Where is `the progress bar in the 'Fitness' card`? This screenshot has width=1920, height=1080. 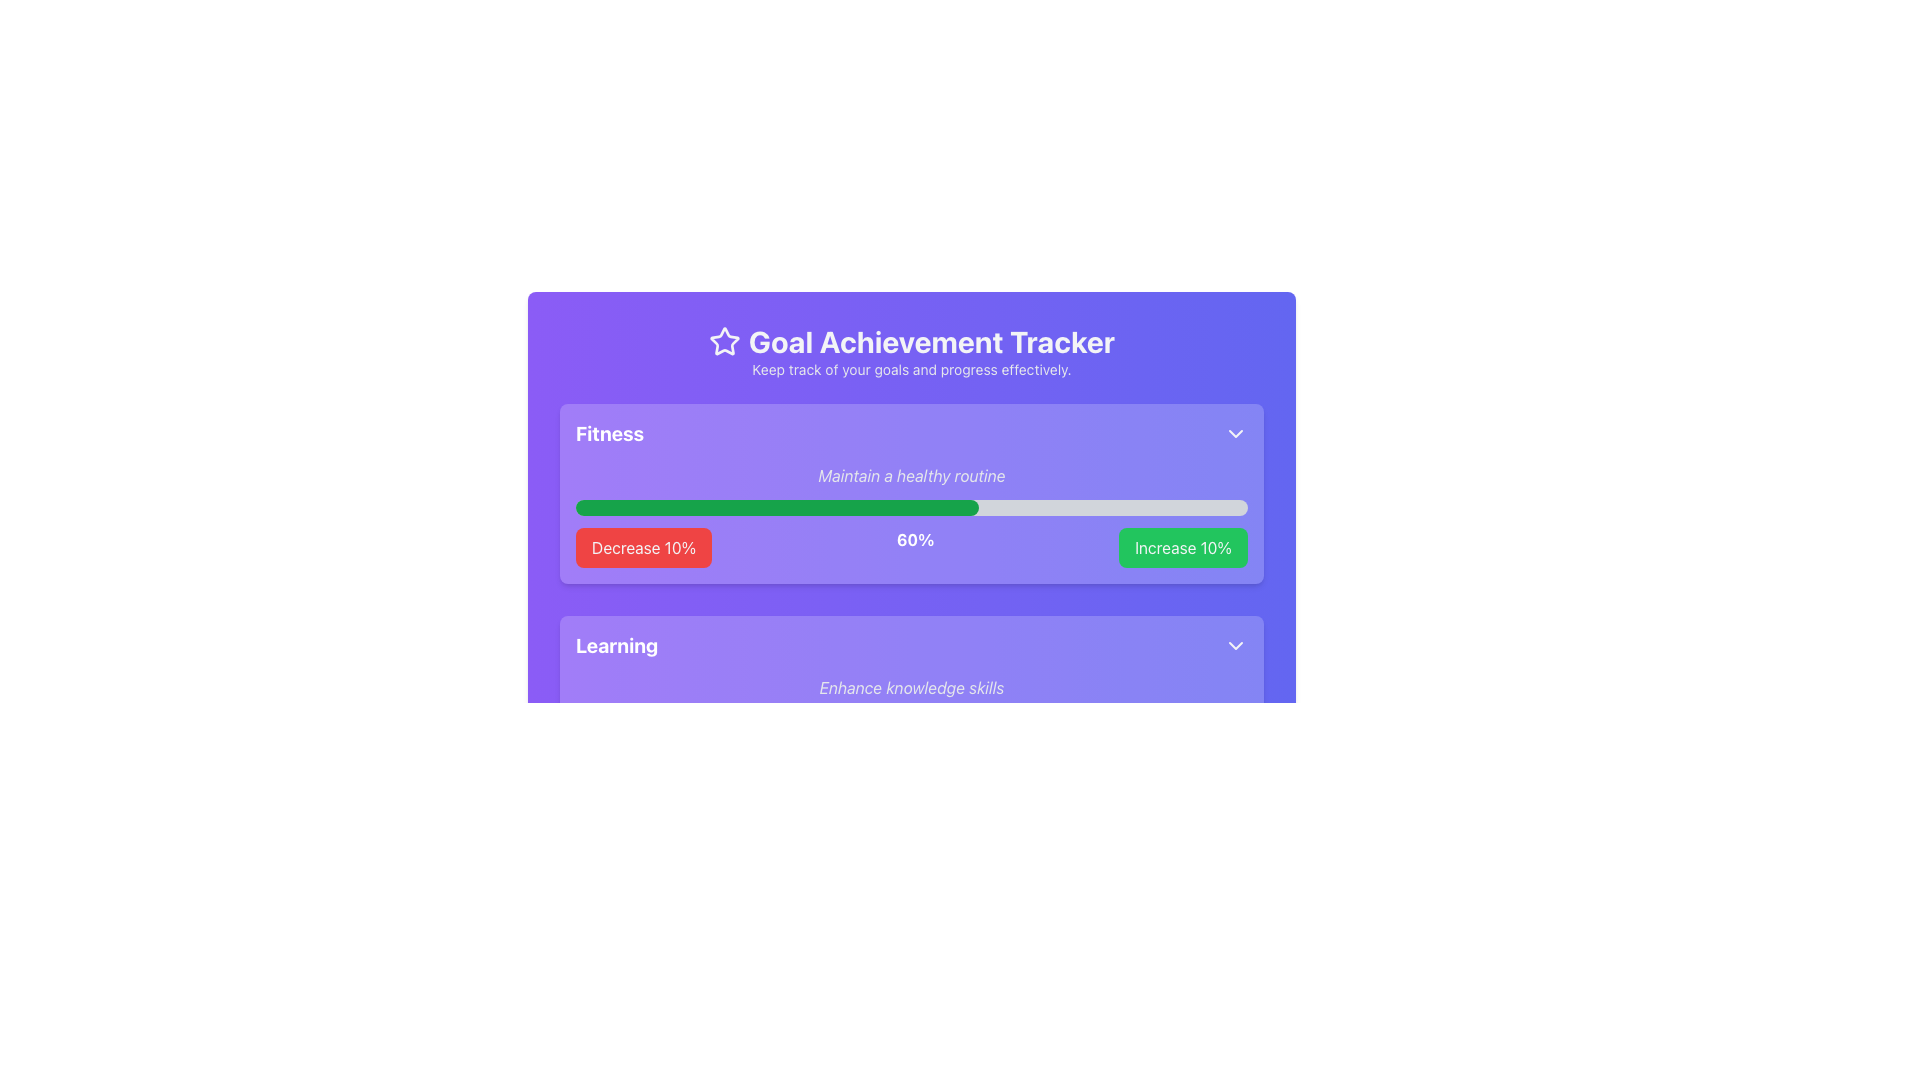
the progress bar in the 'Fitness' card is located at coordinates (911, 599).